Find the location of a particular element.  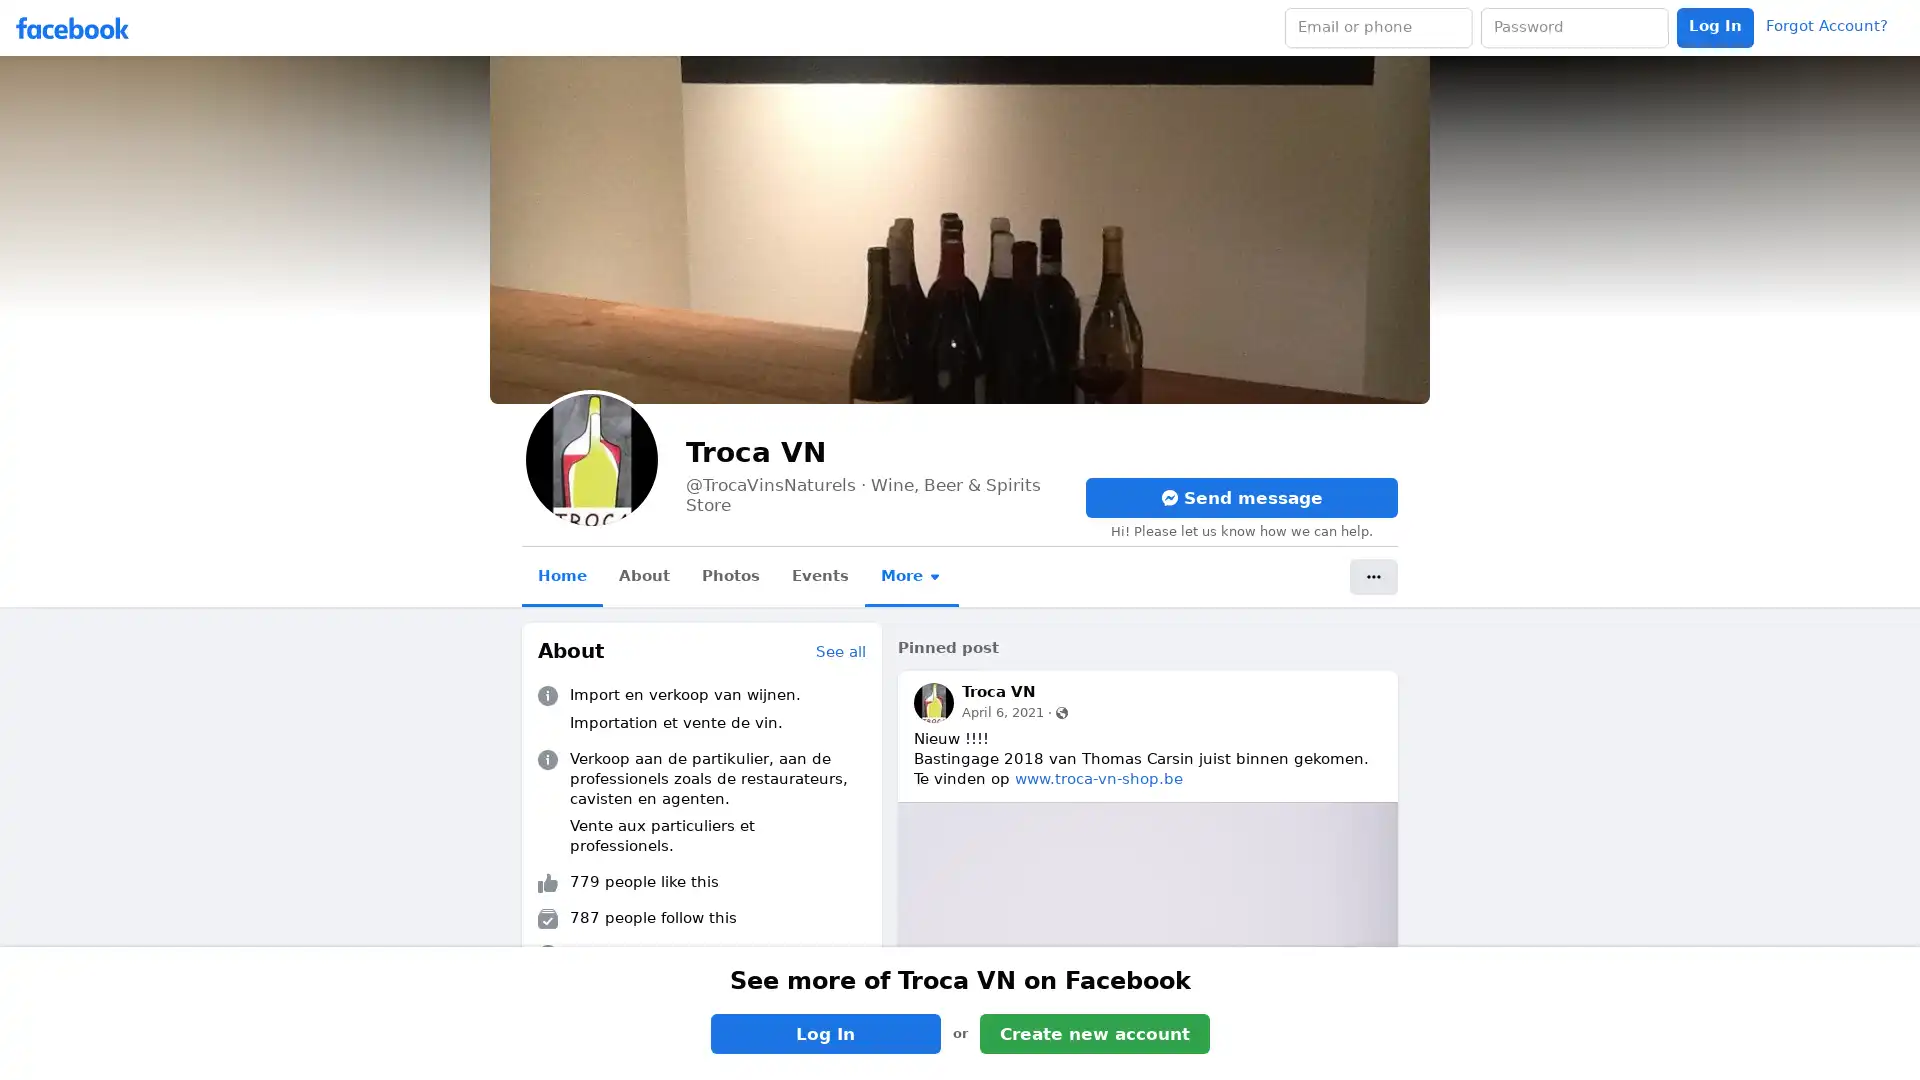

Accessible login button is located at coordinates (1714, 27).